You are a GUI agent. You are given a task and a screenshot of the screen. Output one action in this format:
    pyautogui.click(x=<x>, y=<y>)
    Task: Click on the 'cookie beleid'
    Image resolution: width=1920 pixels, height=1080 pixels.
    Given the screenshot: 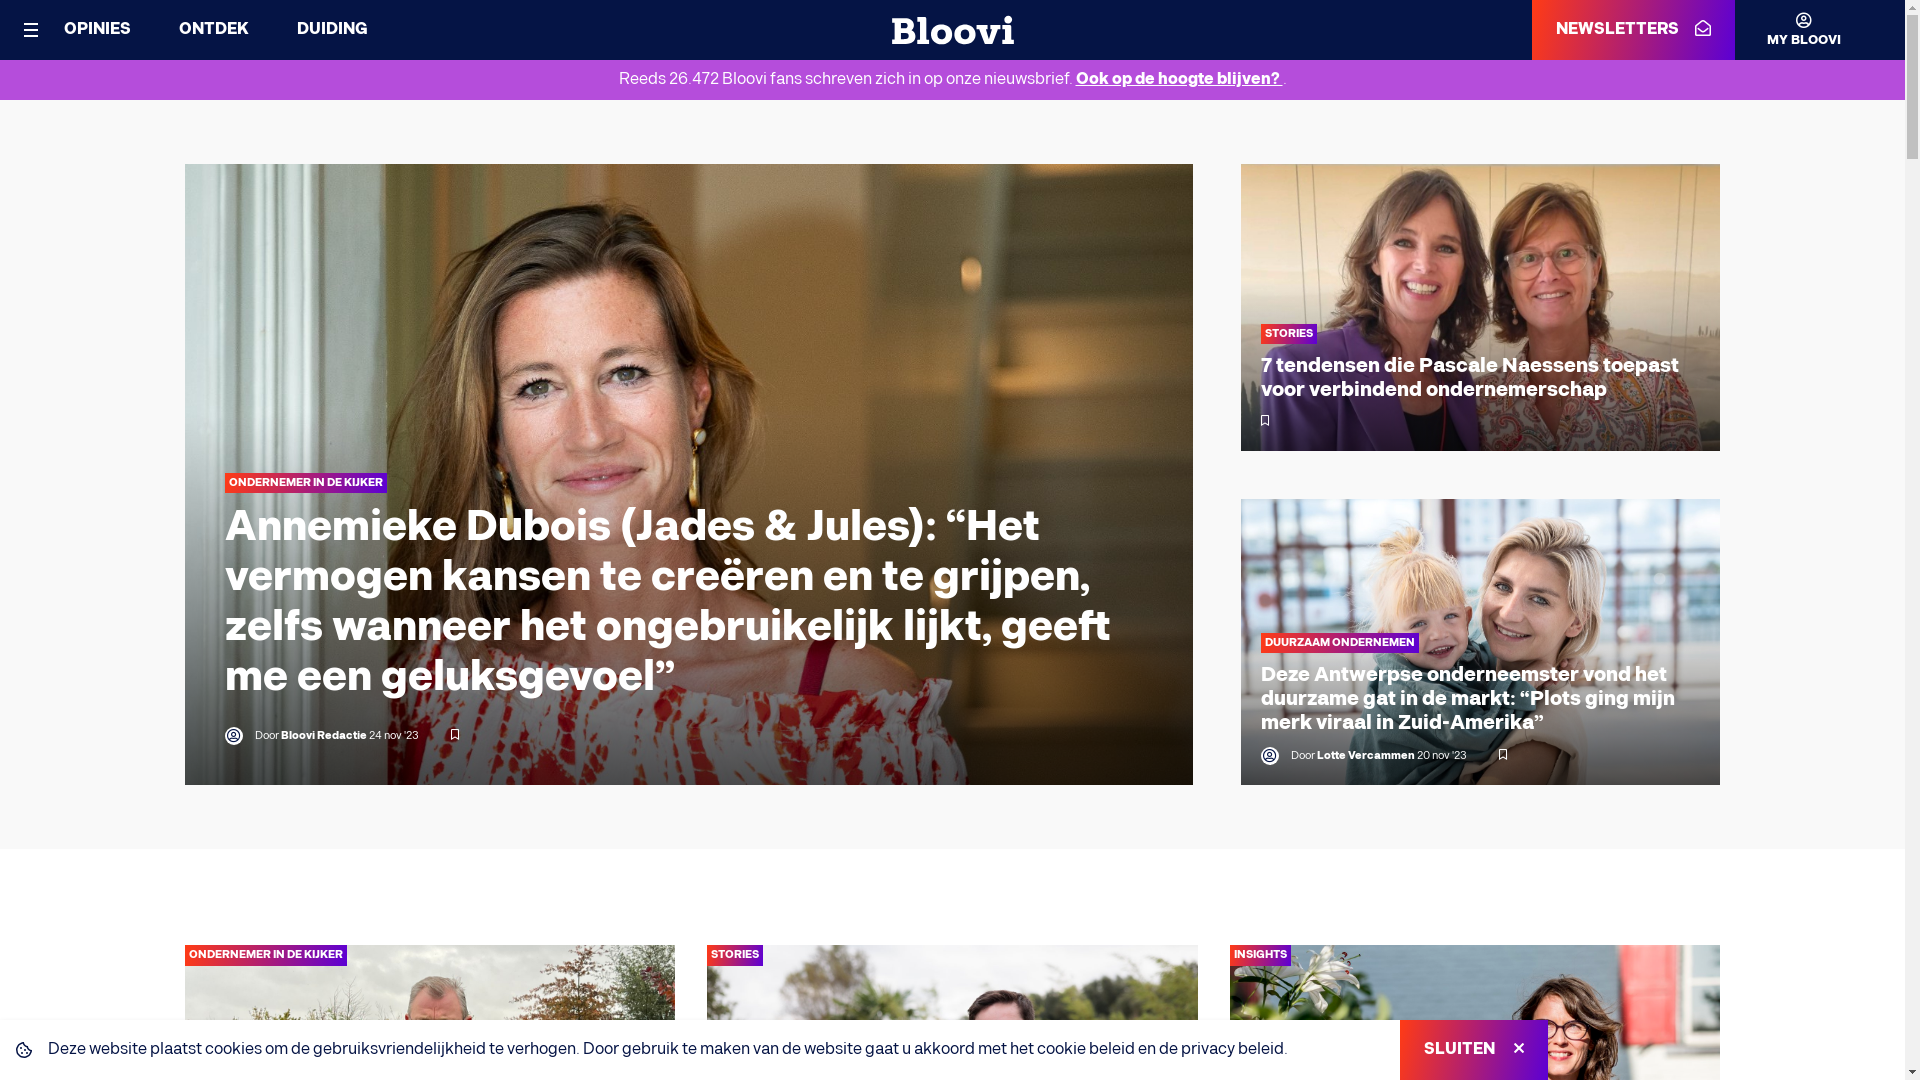 What is the action you would take?
    pyautogui.click(x=1084, y=1048)
    